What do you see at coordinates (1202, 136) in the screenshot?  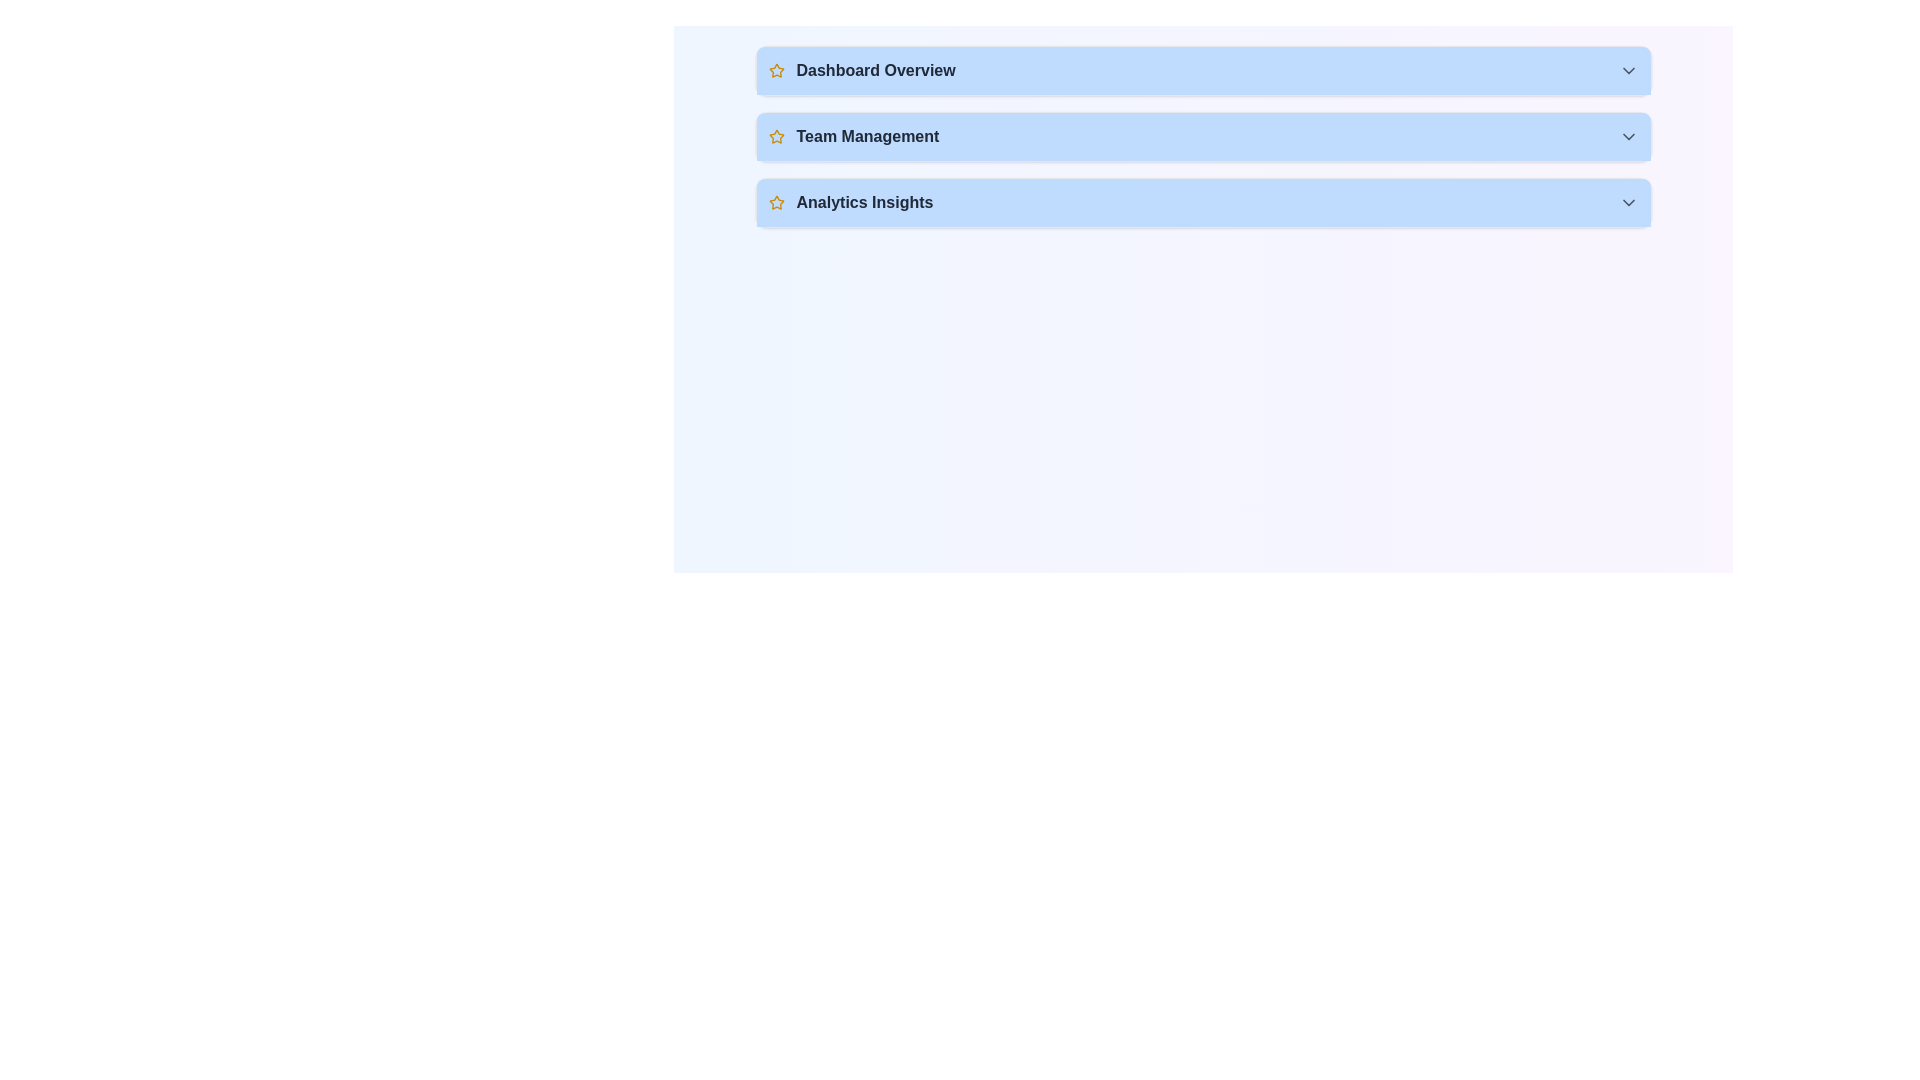 I see `the team management button located between the 'Dashboard Overview' and 'Analytics Insights' buttons` at bounding box center [1202, 136].